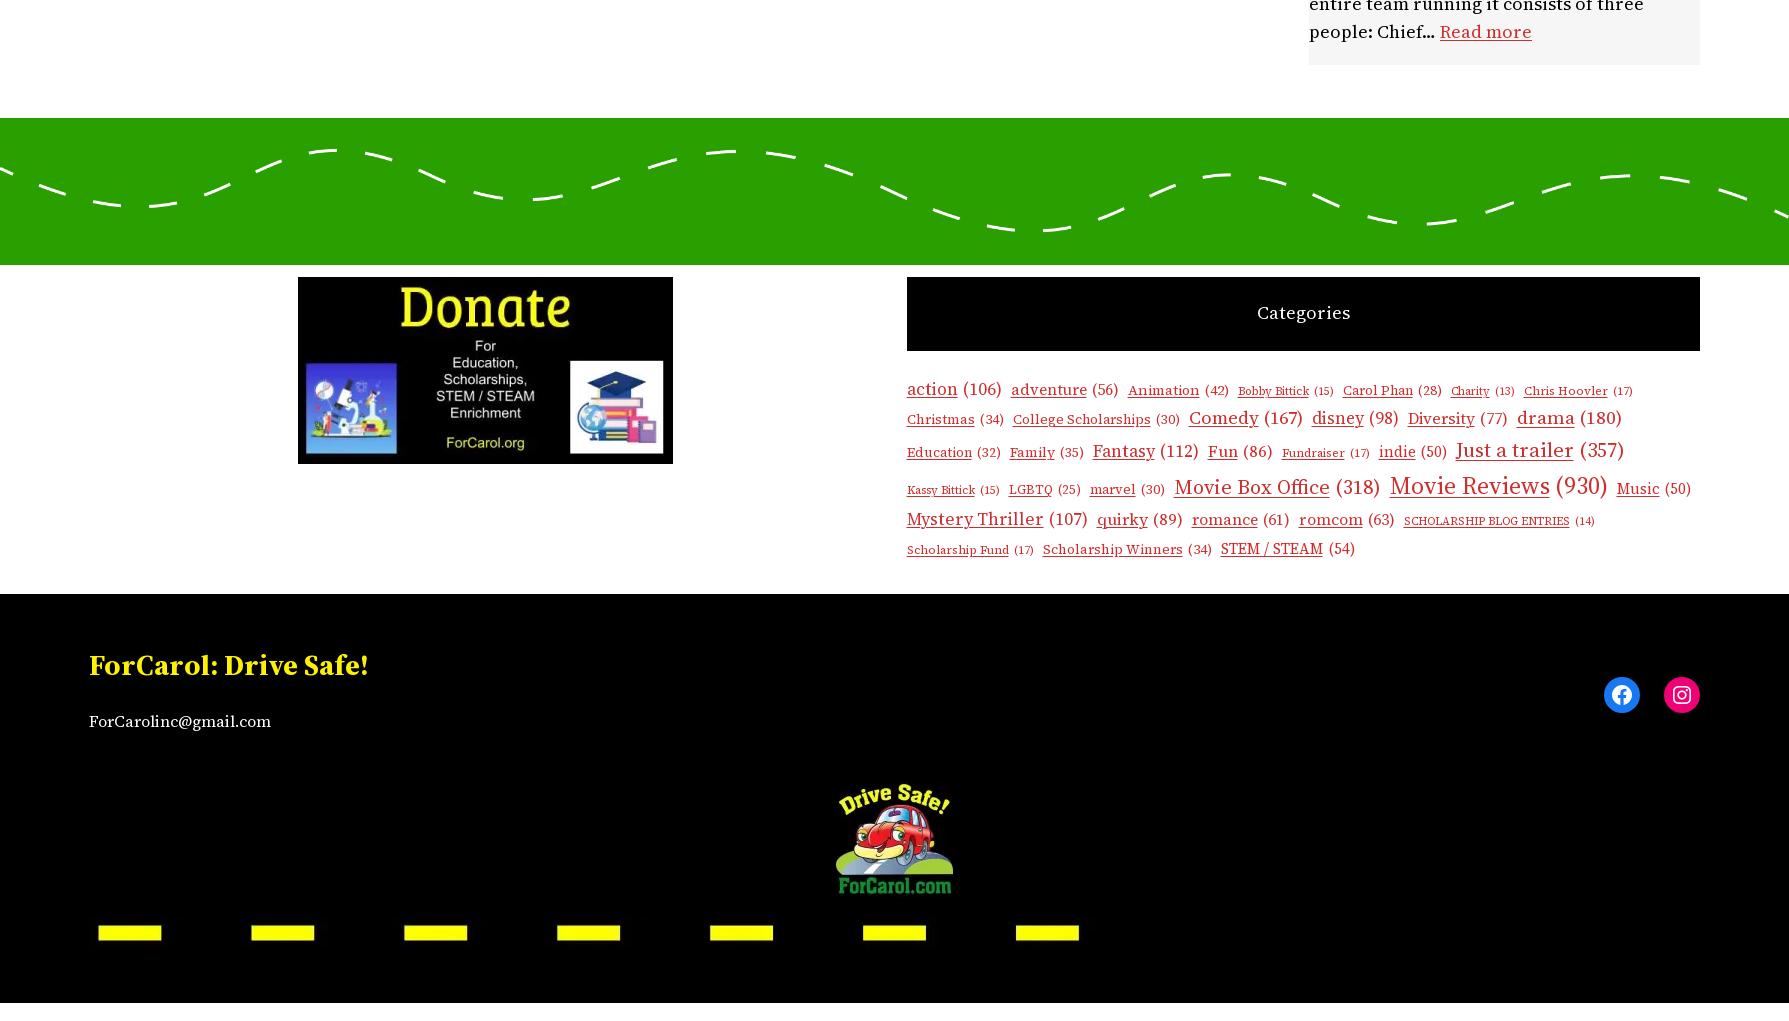 Image resolution: width=1789 pixels, height=1021 pixels. Describe the element at coordinates (1513, 449) in the screenshot. I see `'Just a trailer'` at that location.